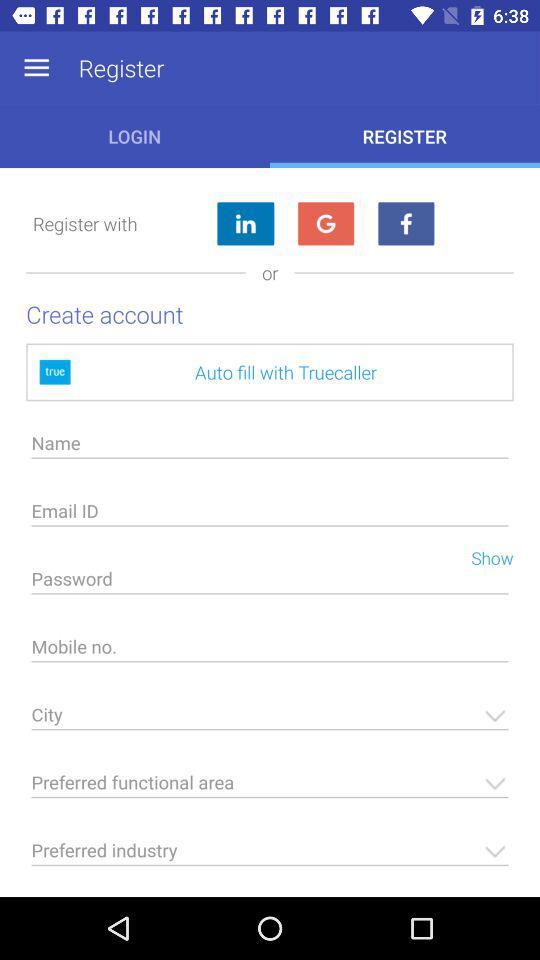 The height and width of the screenshot is (960, 540). Describe the element at coordinates (405, 135) in the screenshot. I see `the button next to login` at that location.